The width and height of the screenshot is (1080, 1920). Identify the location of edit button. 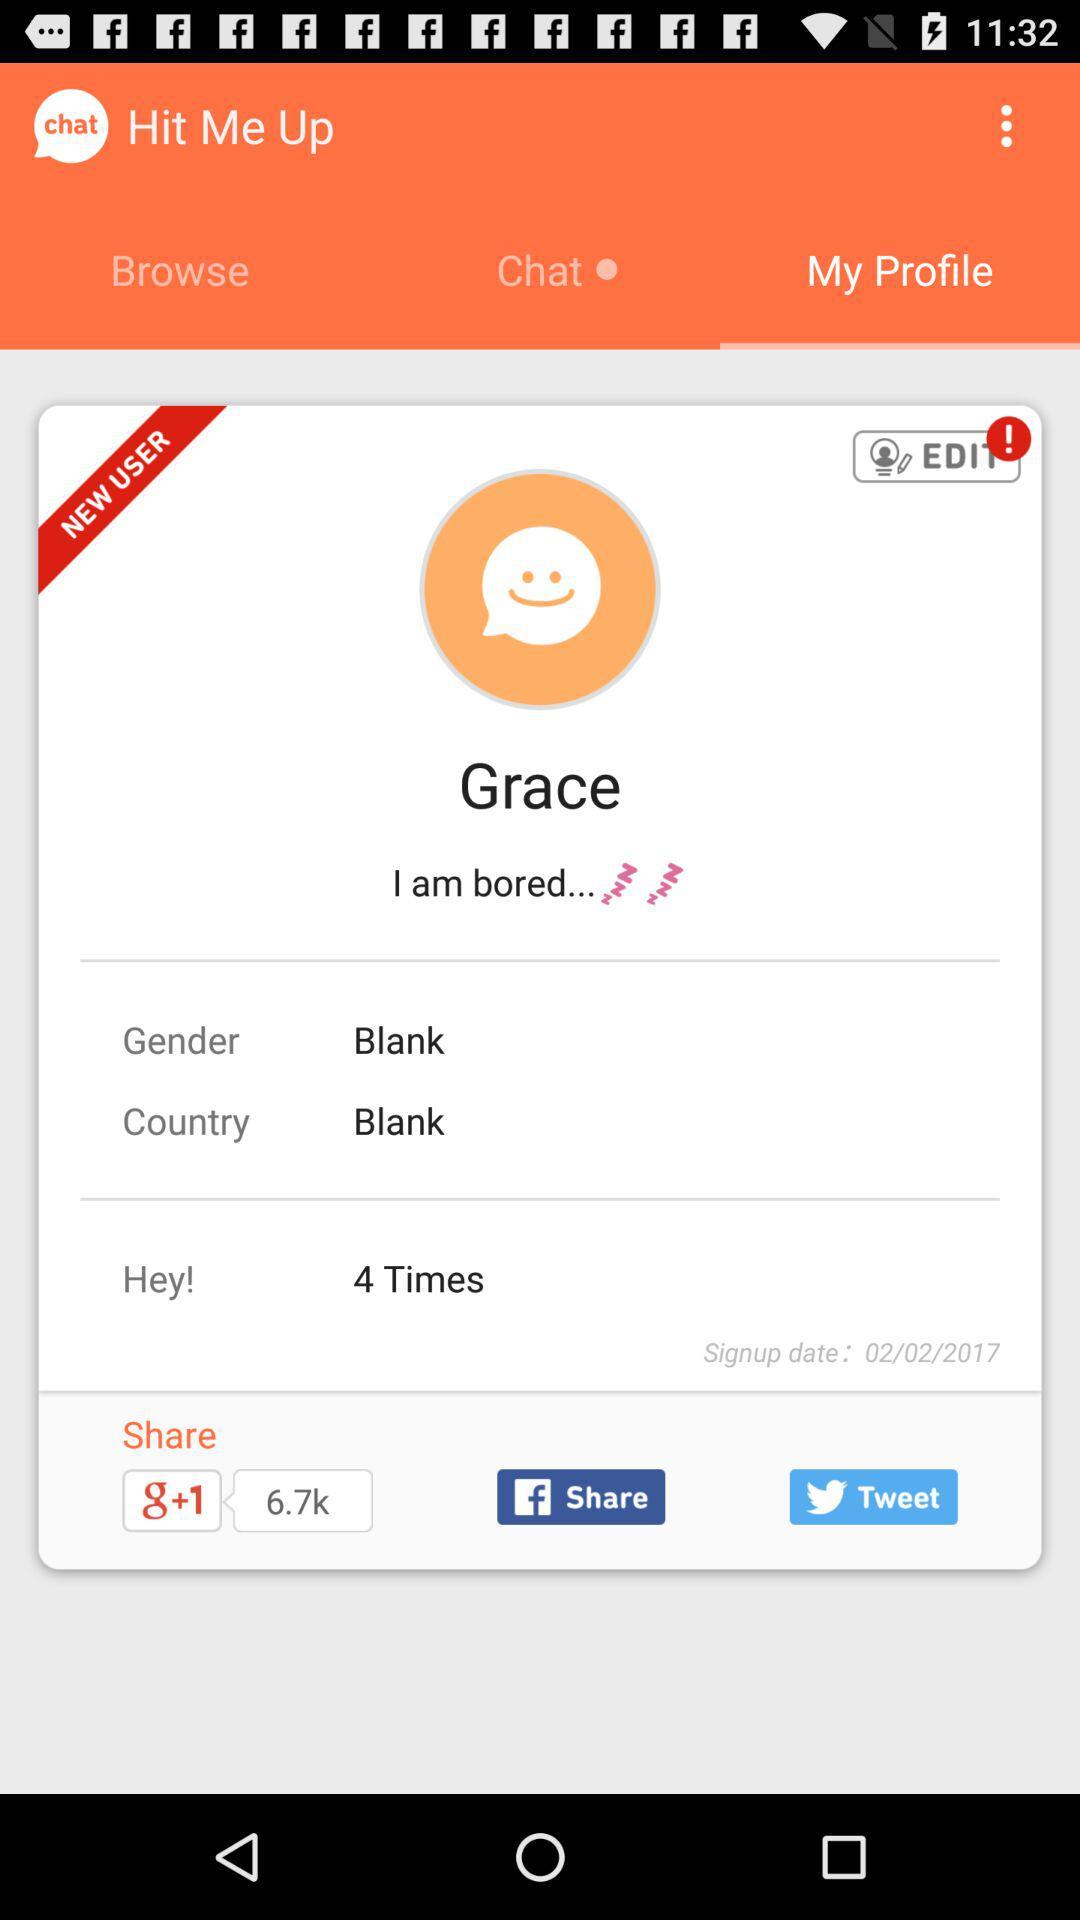
(936, 457).